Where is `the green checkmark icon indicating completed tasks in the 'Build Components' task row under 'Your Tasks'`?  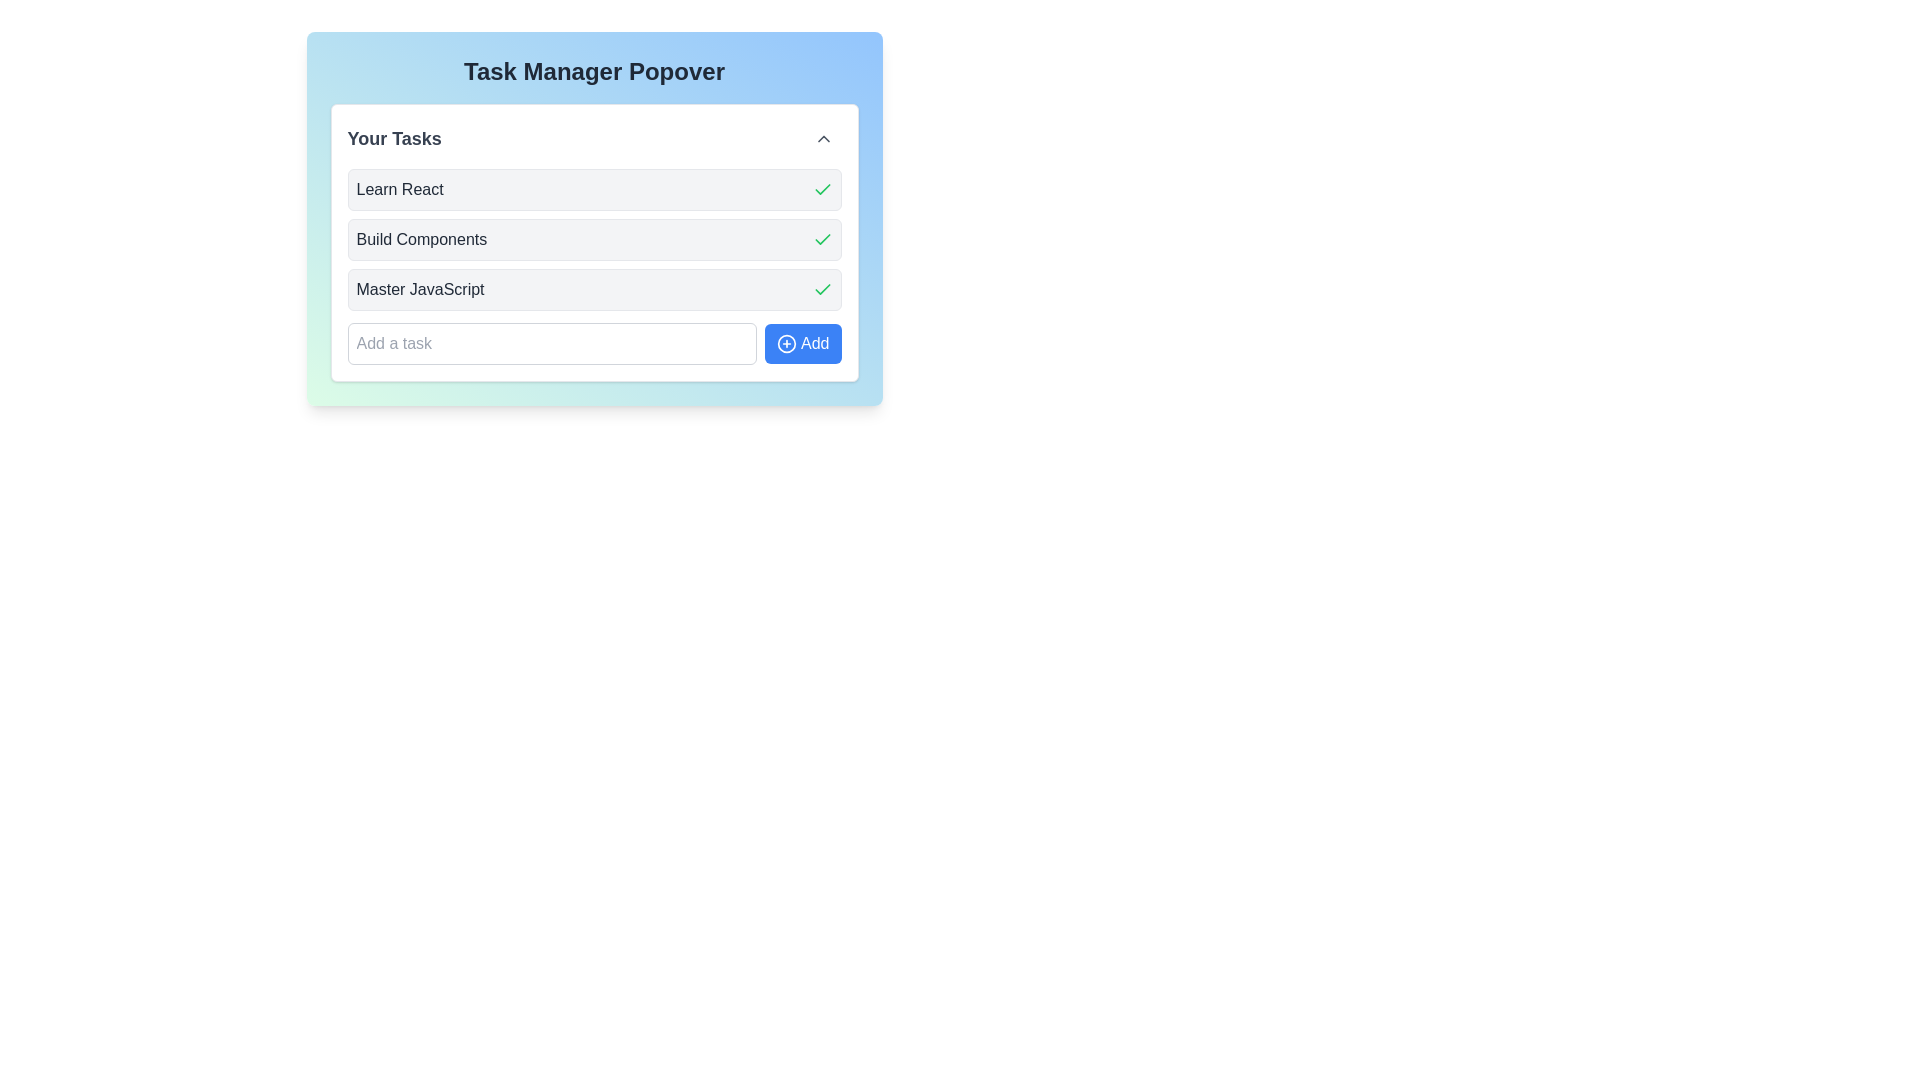 the green checkmark icon indicating completed tasks in the 'Build Components' task row under 'Your Tasks' is located at coordinates (822, 238).